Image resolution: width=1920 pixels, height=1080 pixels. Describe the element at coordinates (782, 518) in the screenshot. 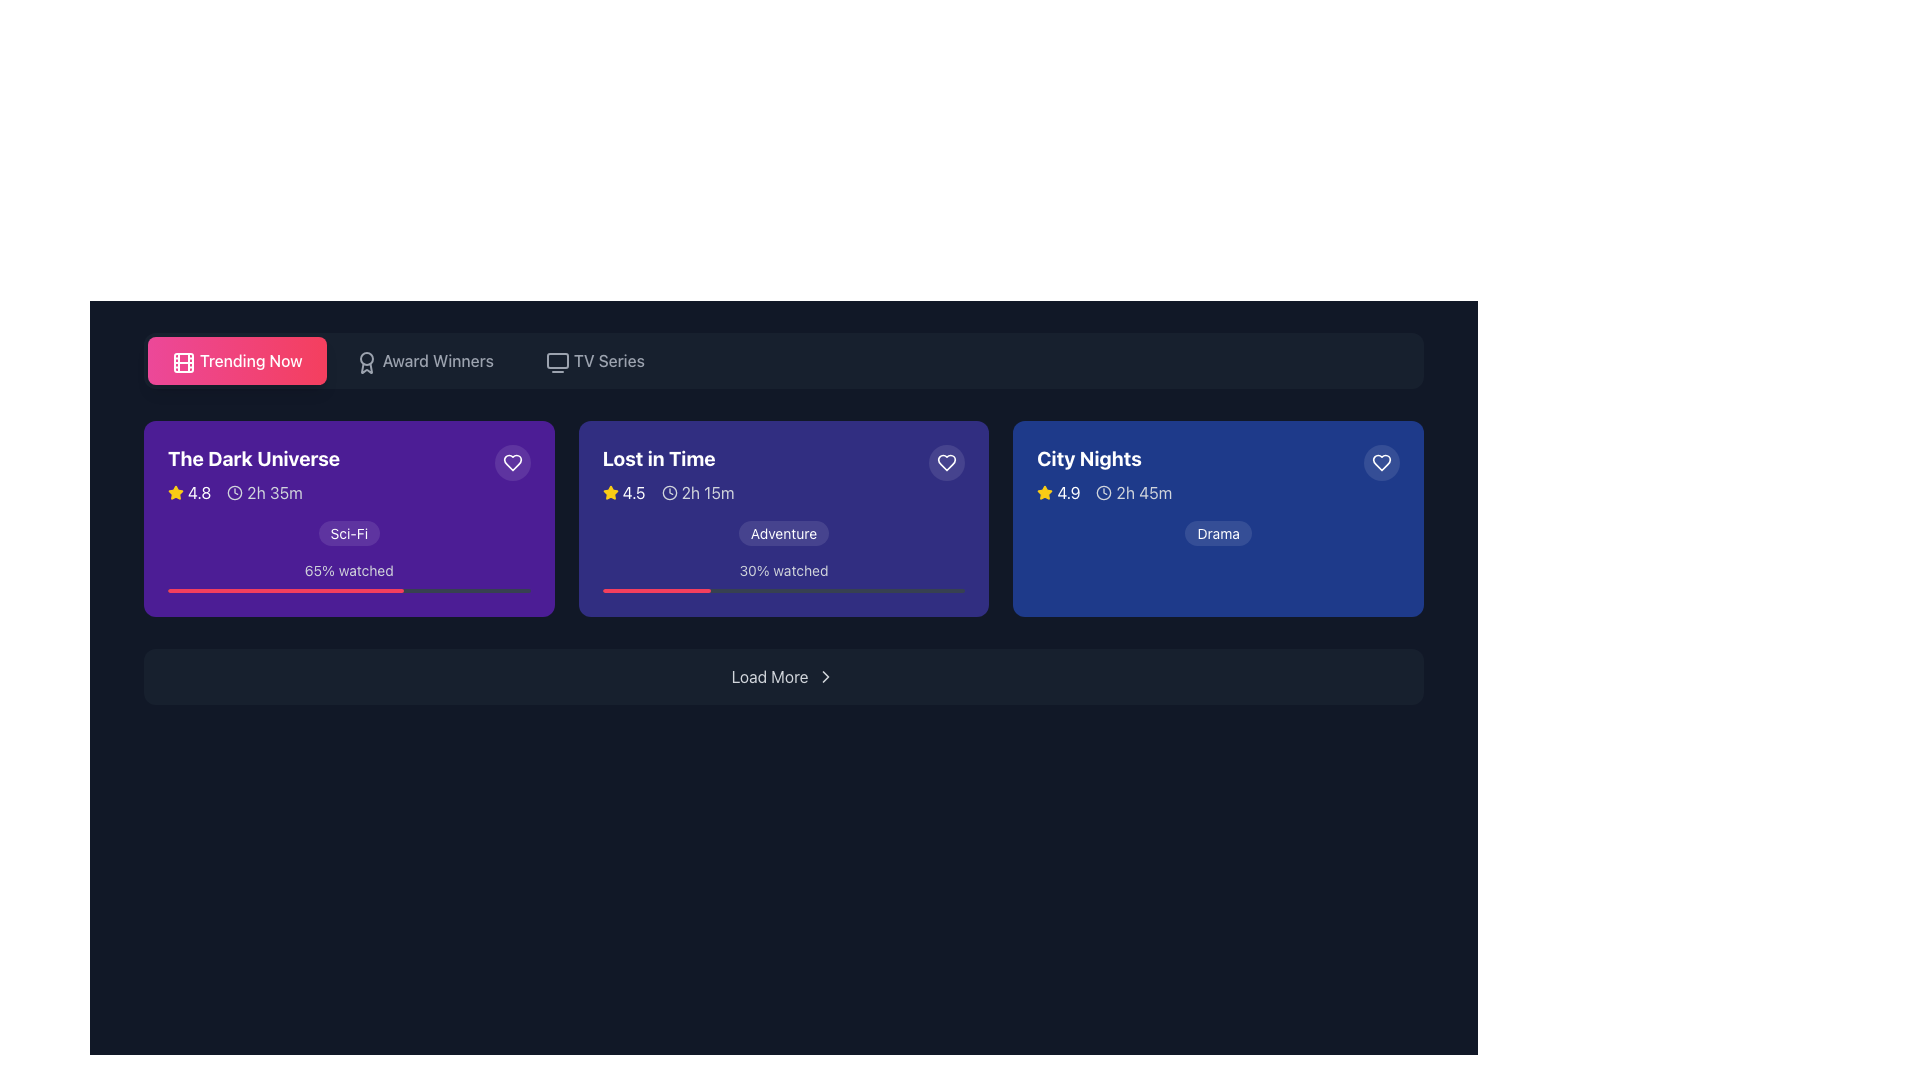

I see `the movie card titled 'Lost in Time' to explore more details about the movie` at that location.